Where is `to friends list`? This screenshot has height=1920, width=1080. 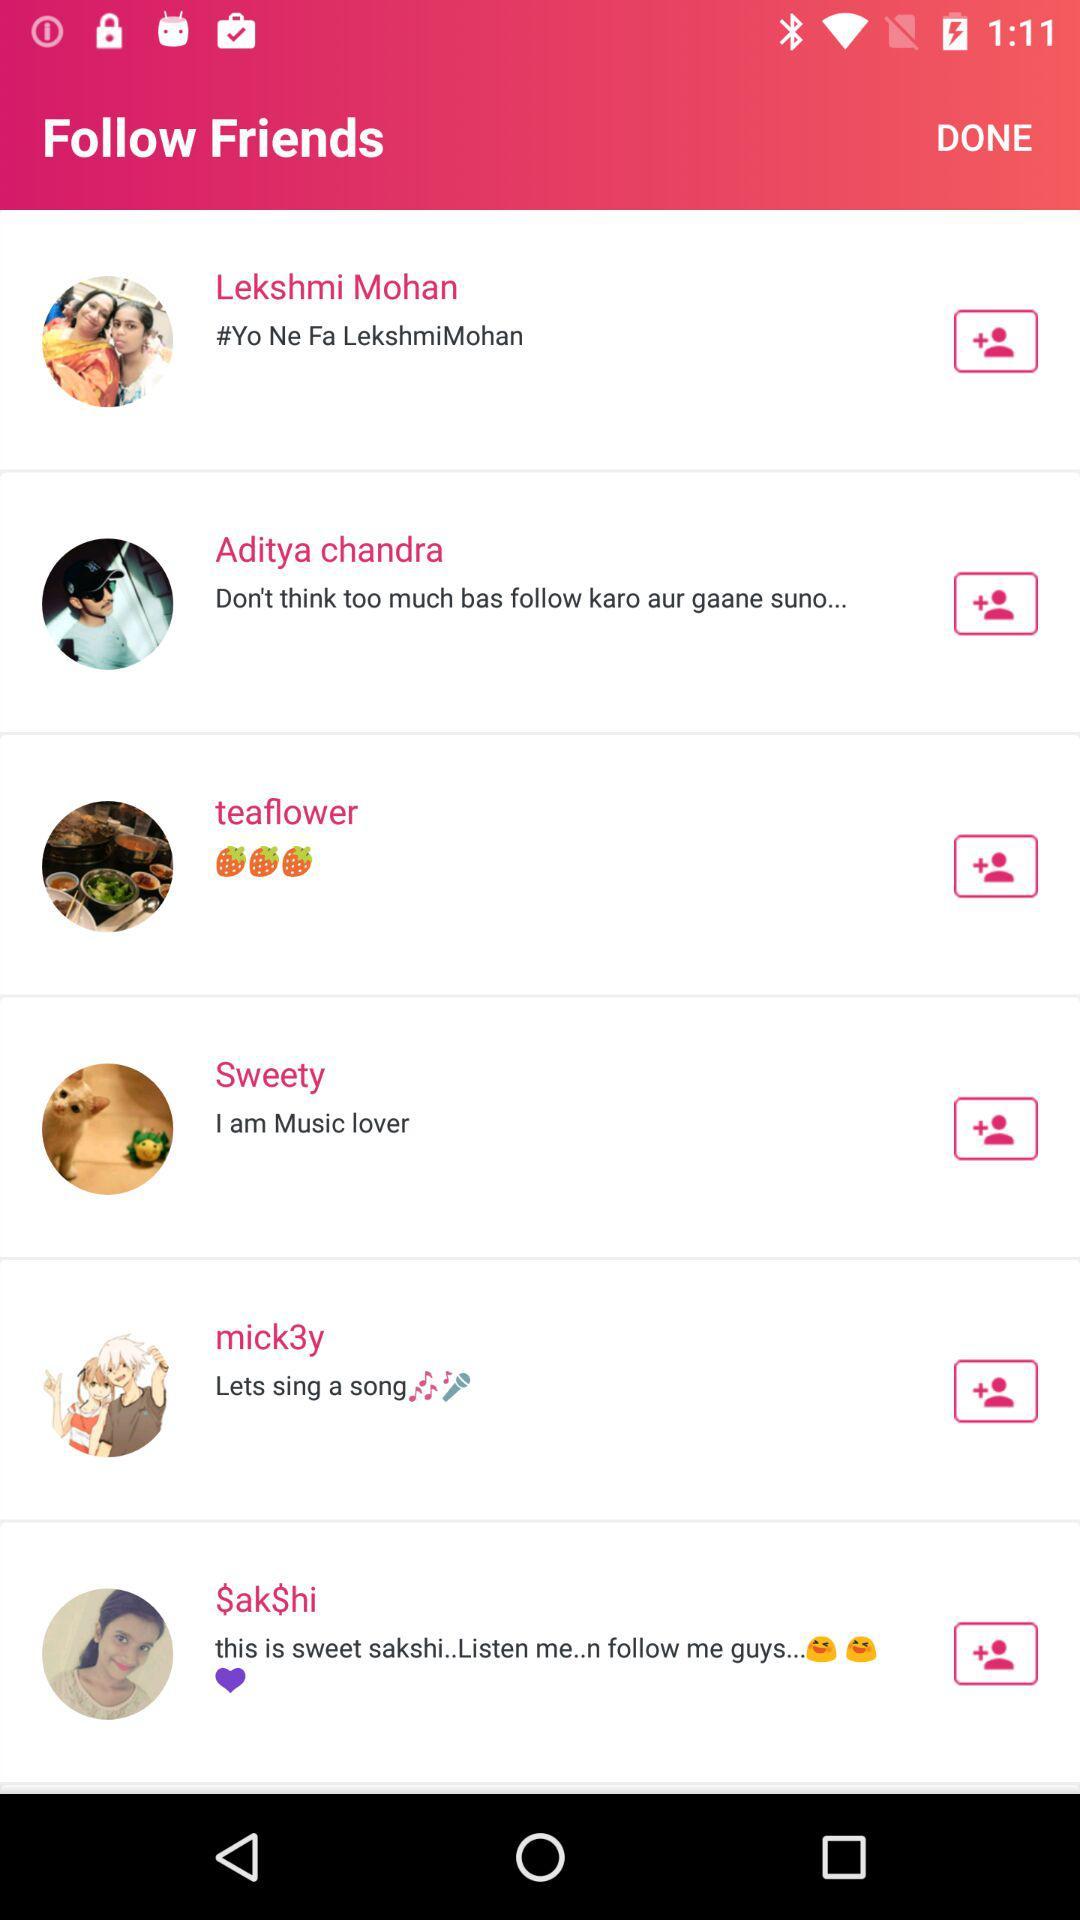
to friends list is located at coordinates (995, 341).